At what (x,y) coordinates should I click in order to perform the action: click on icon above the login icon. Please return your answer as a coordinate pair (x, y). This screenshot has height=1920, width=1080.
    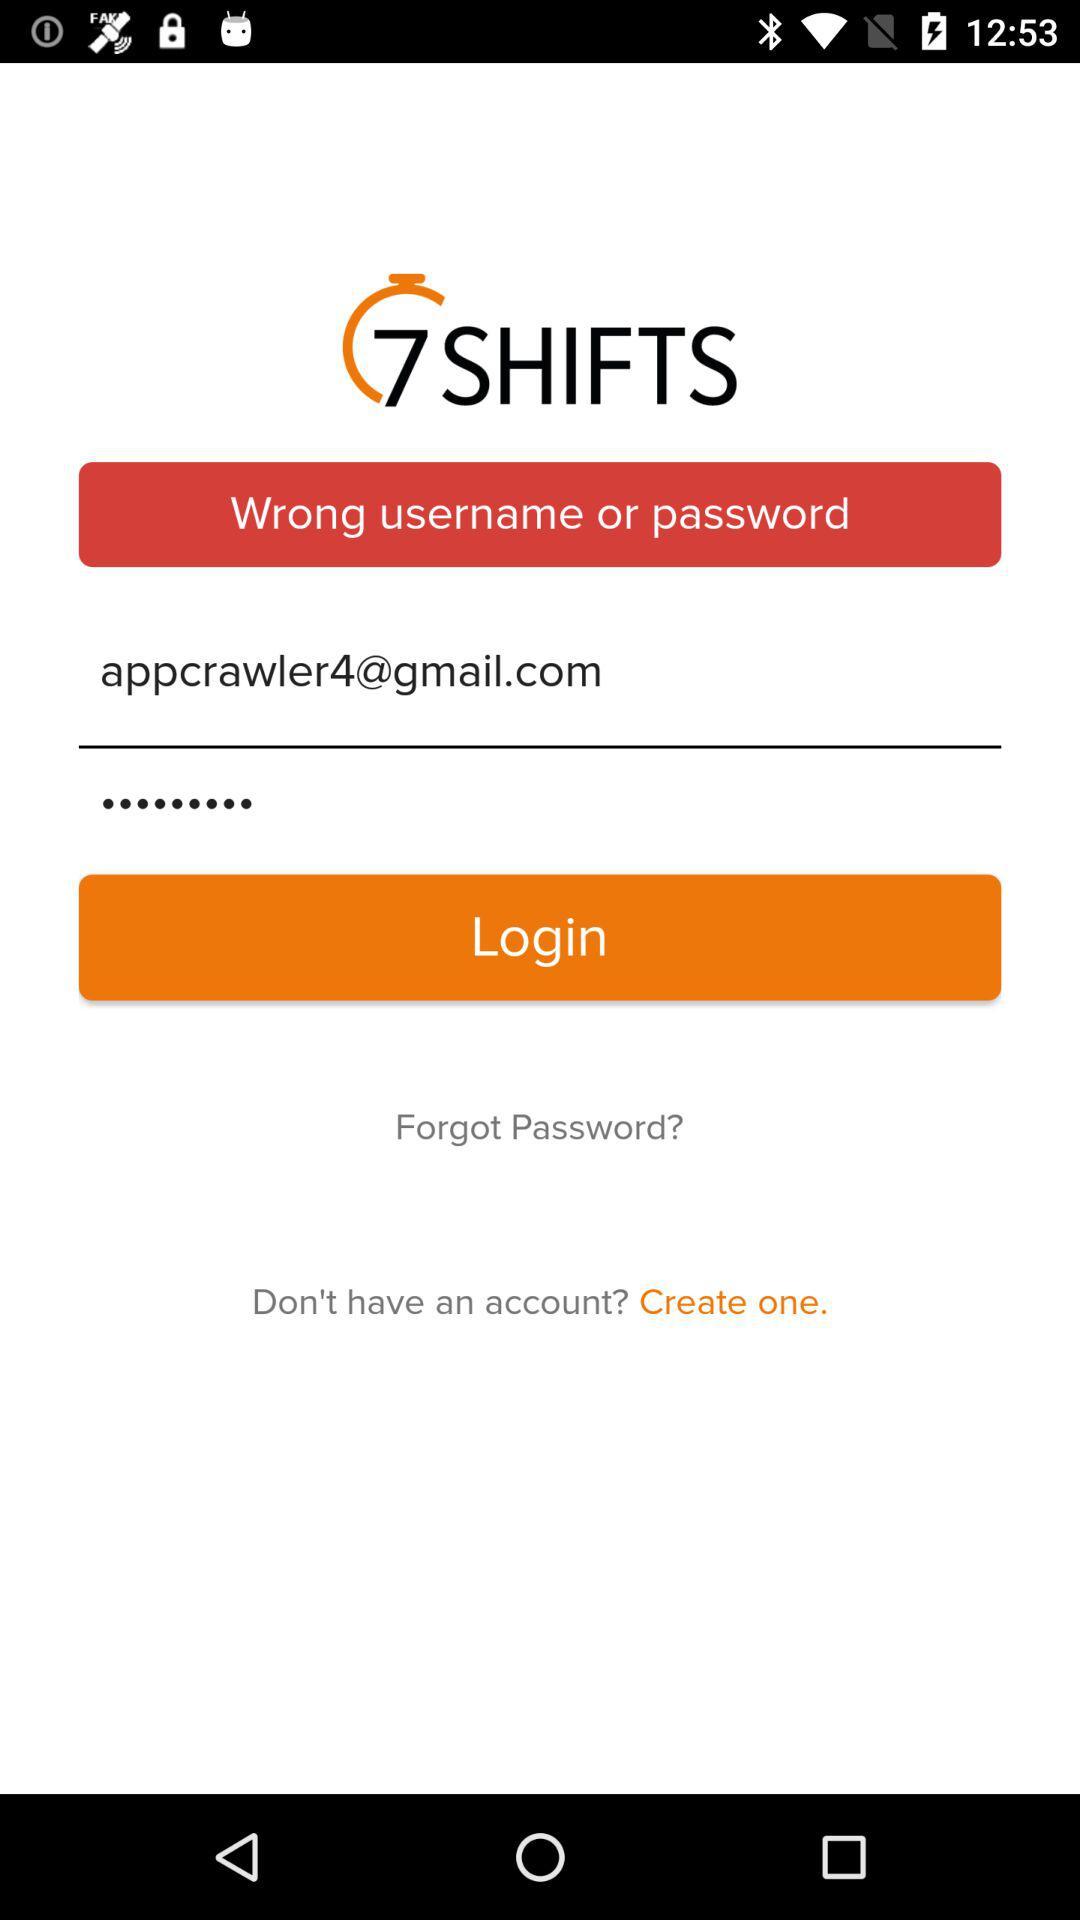
    Looking at the image, I should click on (540, 801).